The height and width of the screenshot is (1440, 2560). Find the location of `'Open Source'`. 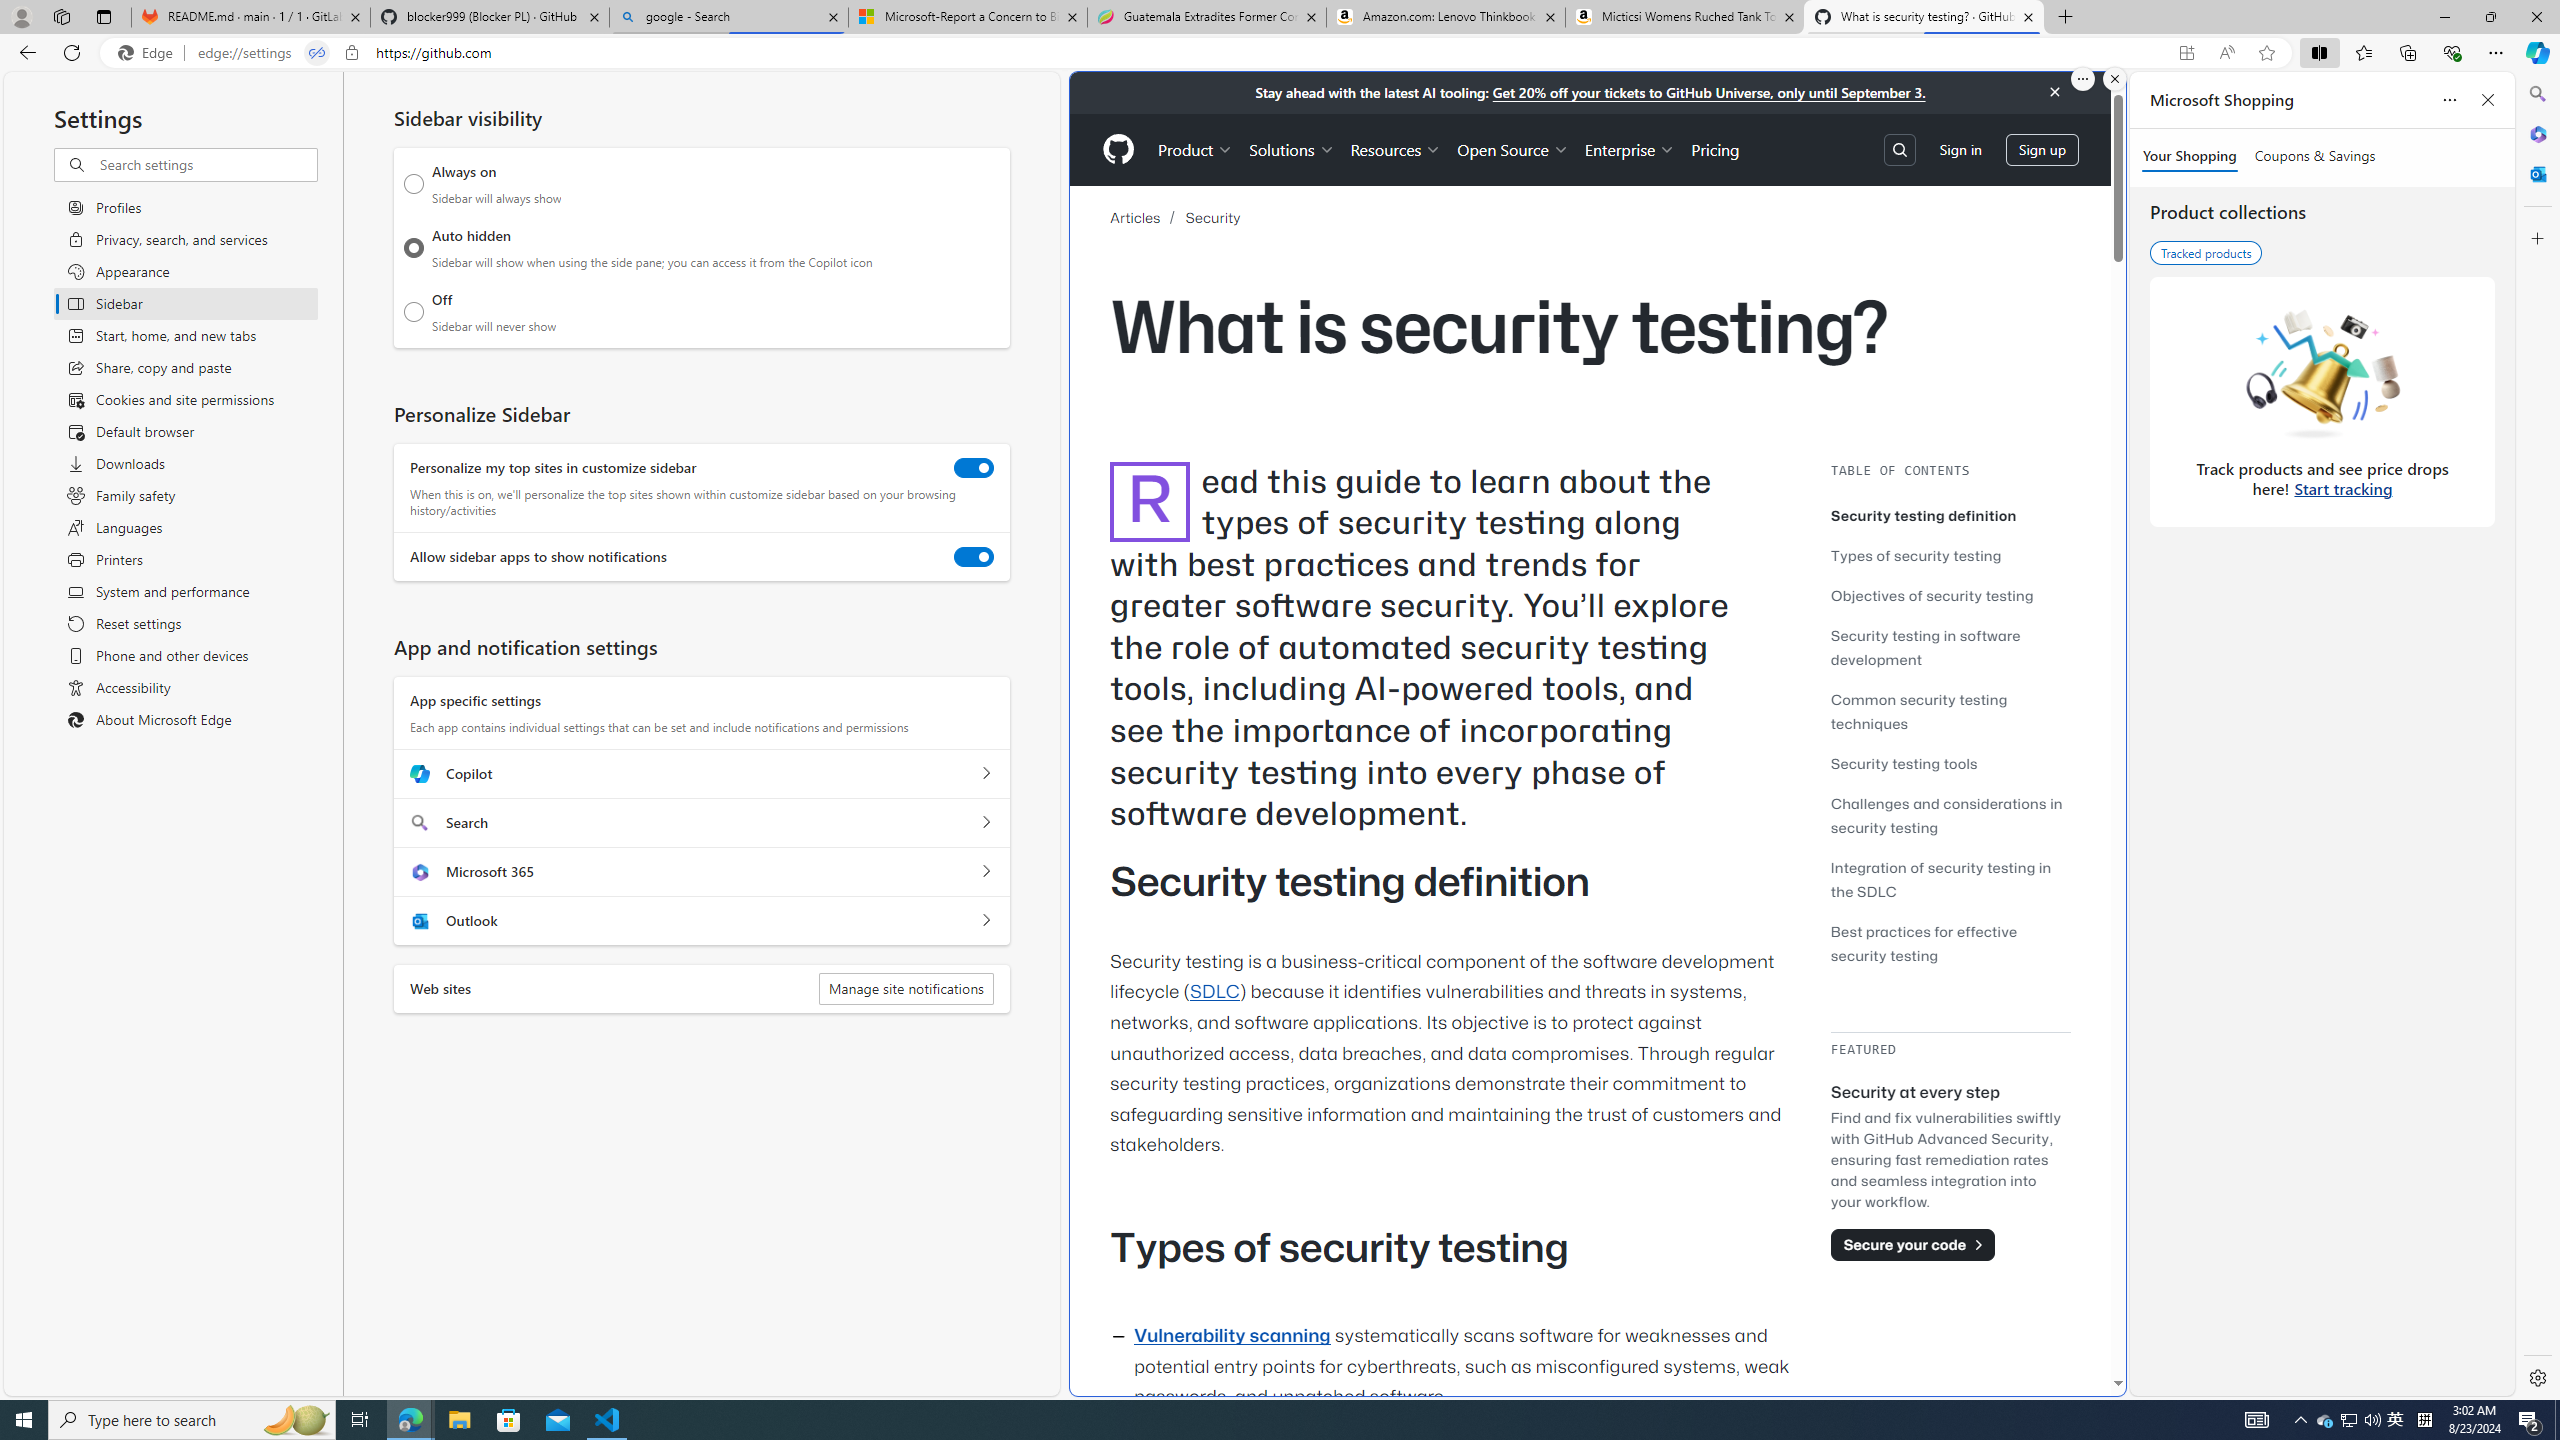

'Open Source' is located at coordinates (1512, 149).